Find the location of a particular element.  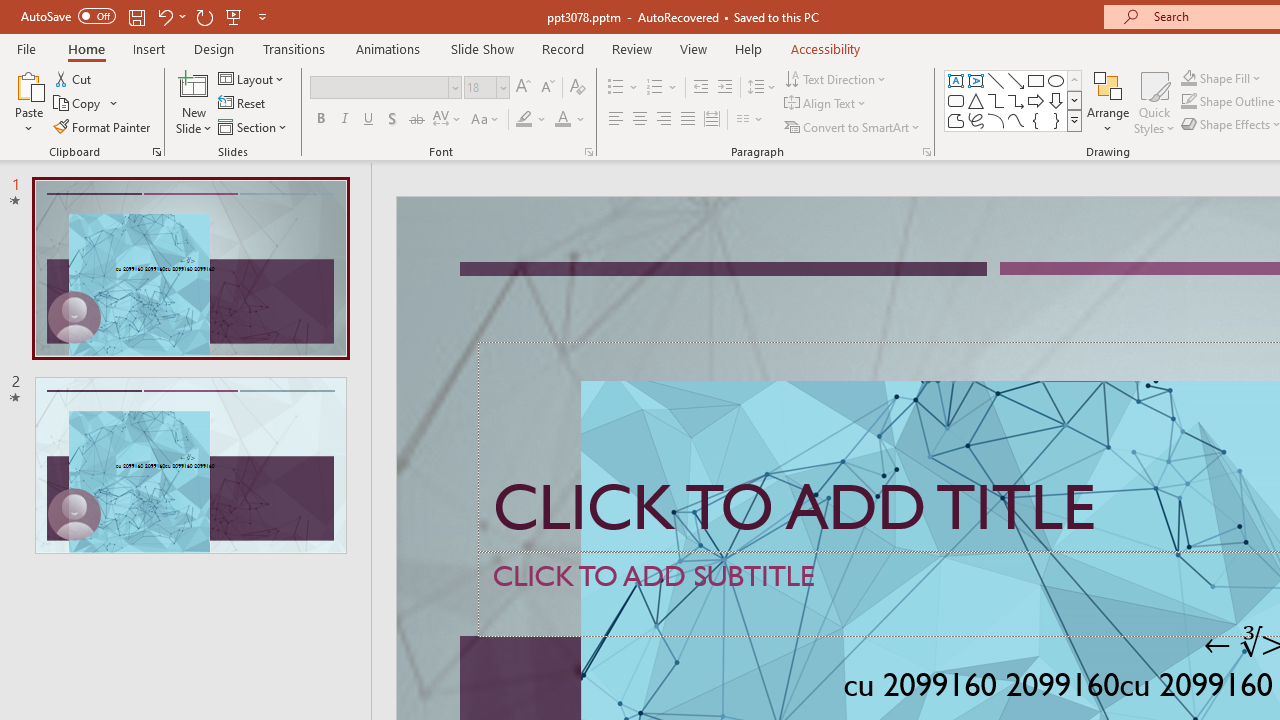

'Bold' is located at coordinates (320, 119).